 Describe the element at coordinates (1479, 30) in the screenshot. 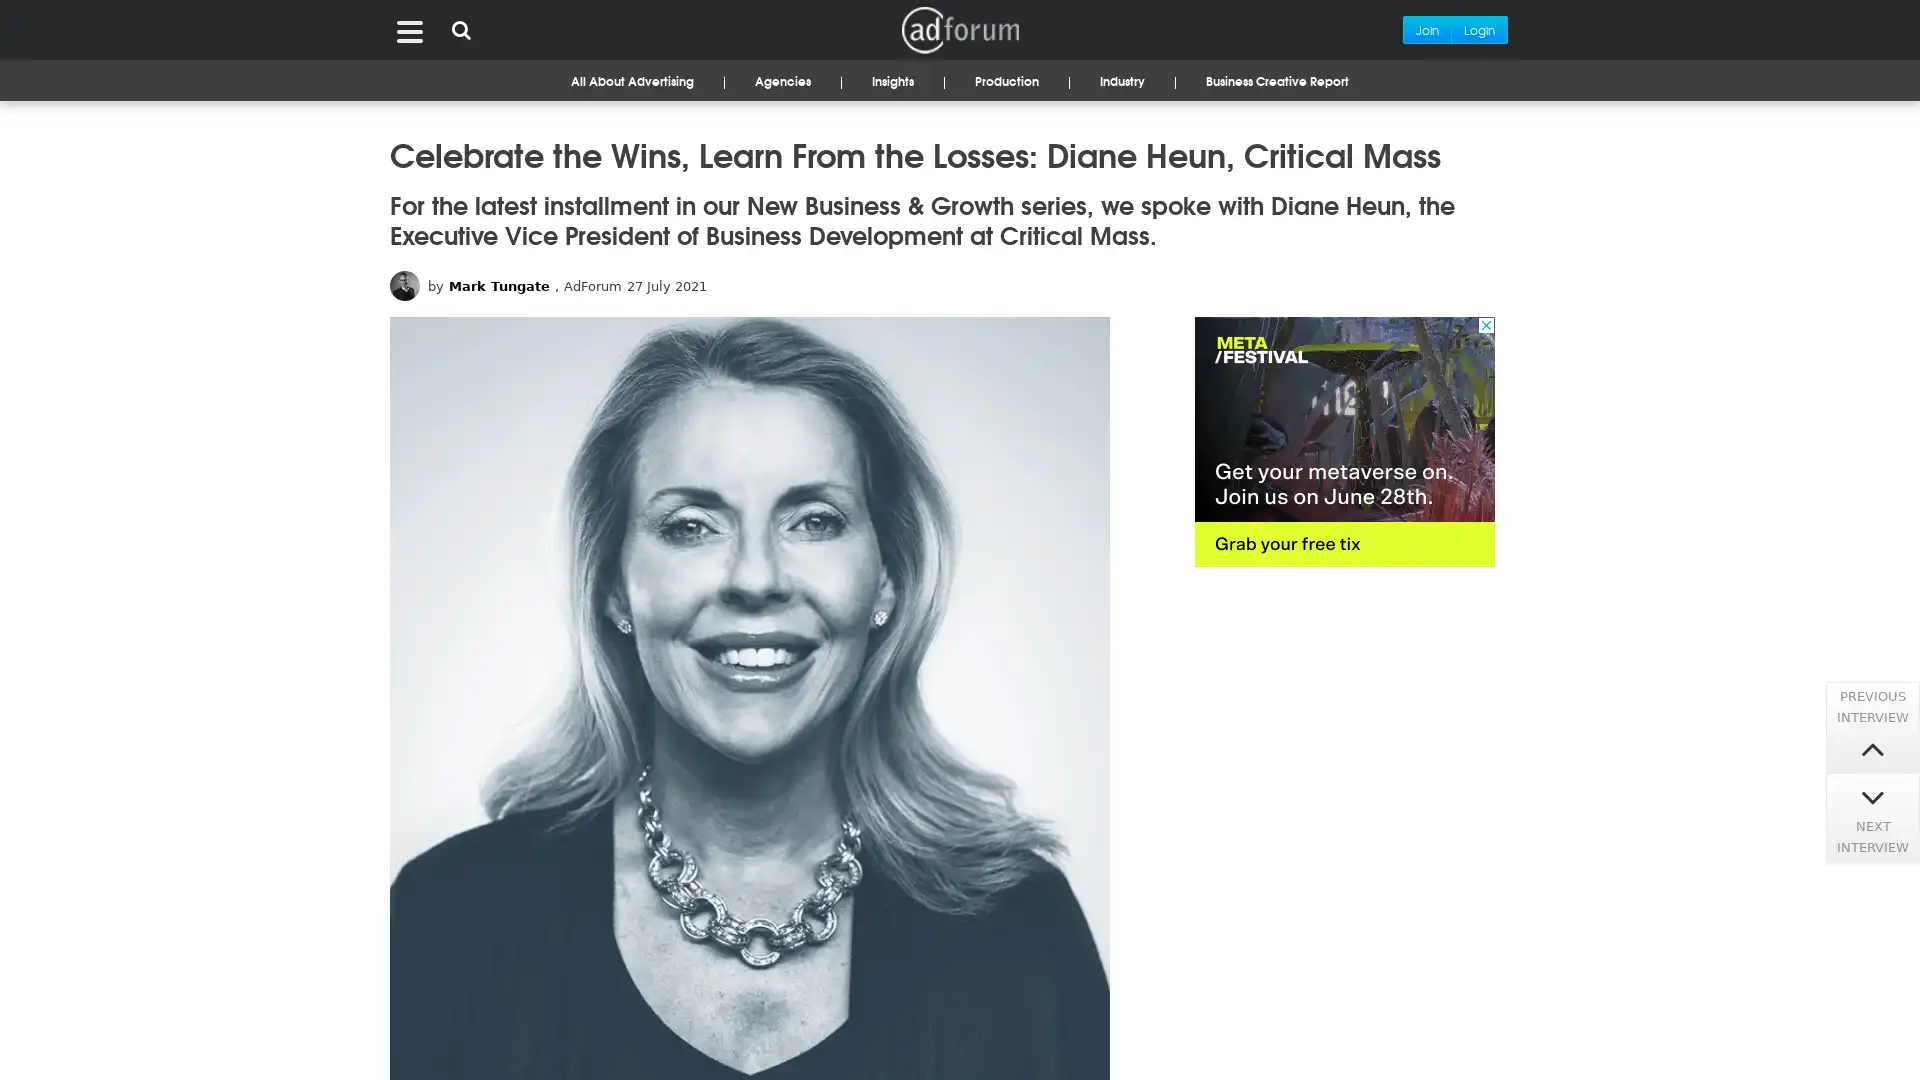

I see `Login` at that location.